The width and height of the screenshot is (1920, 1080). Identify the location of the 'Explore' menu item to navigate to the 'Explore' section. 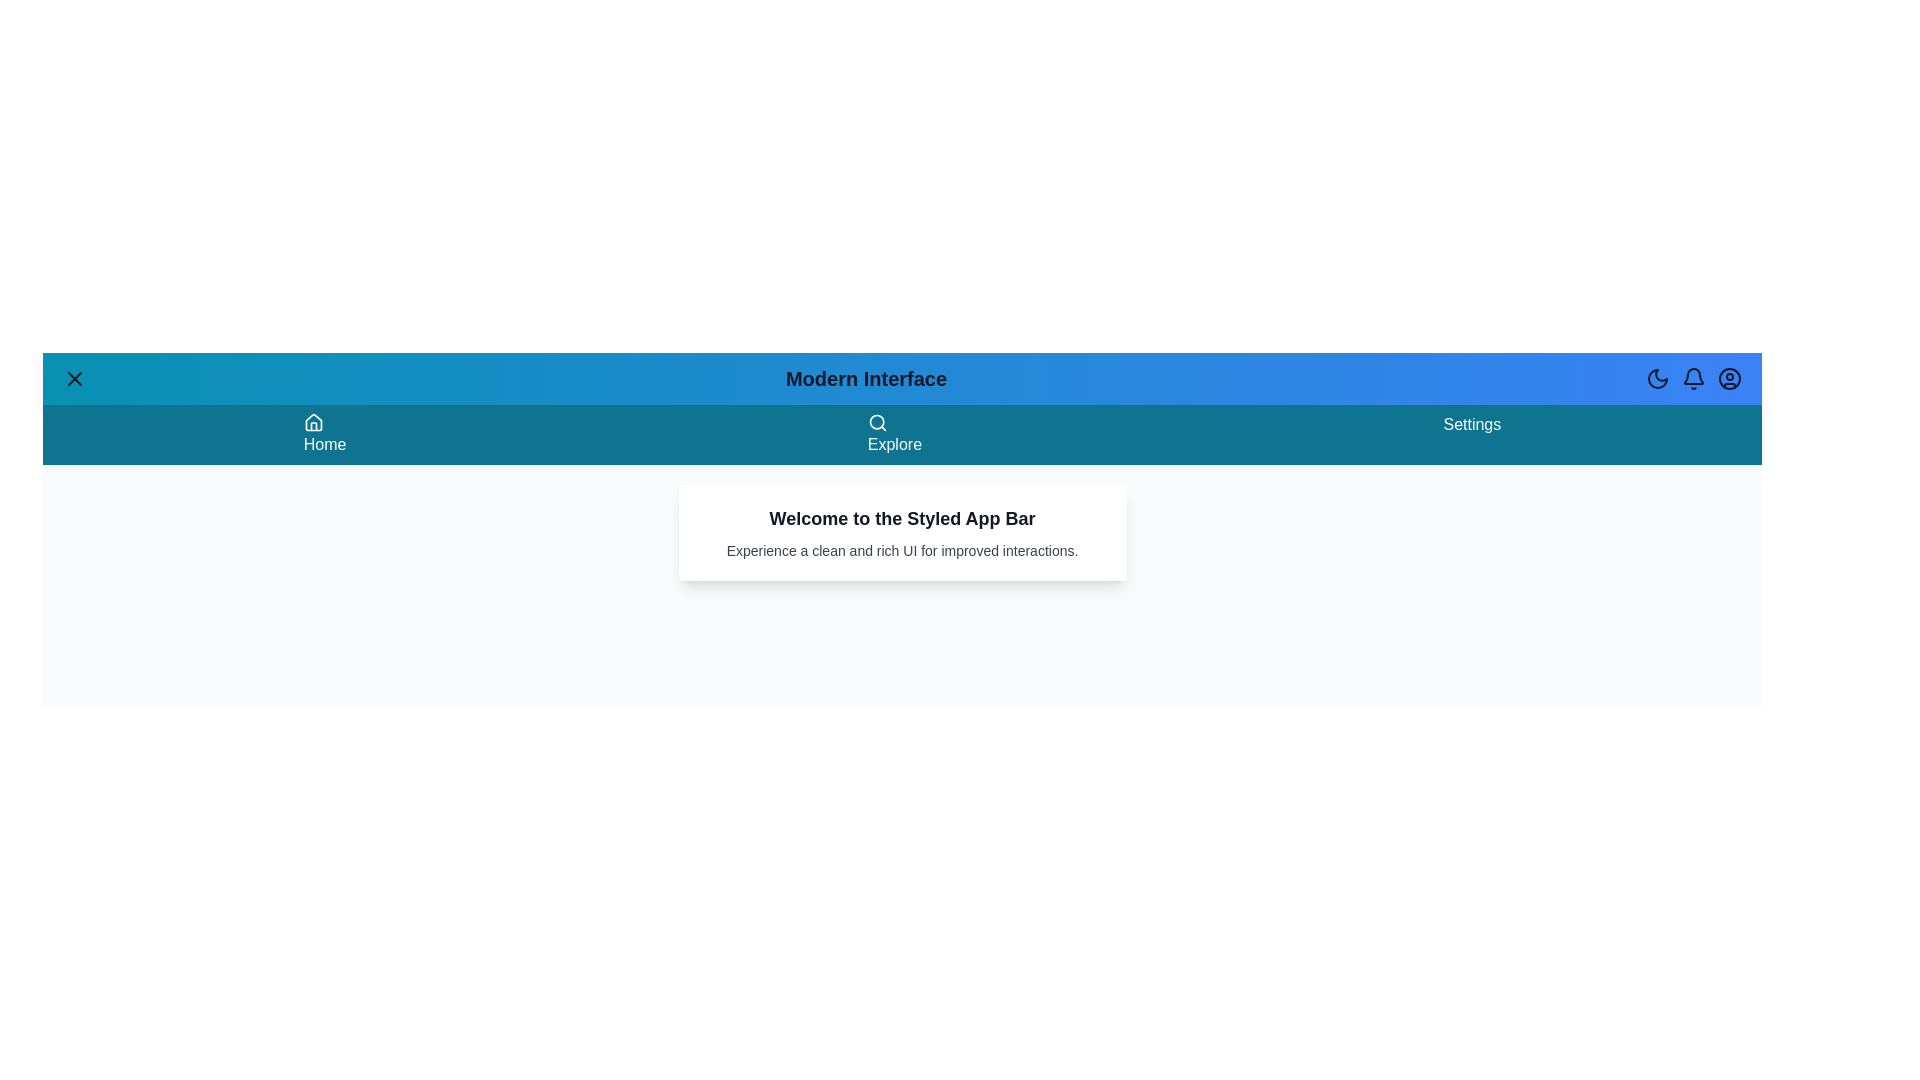
(892, 434).